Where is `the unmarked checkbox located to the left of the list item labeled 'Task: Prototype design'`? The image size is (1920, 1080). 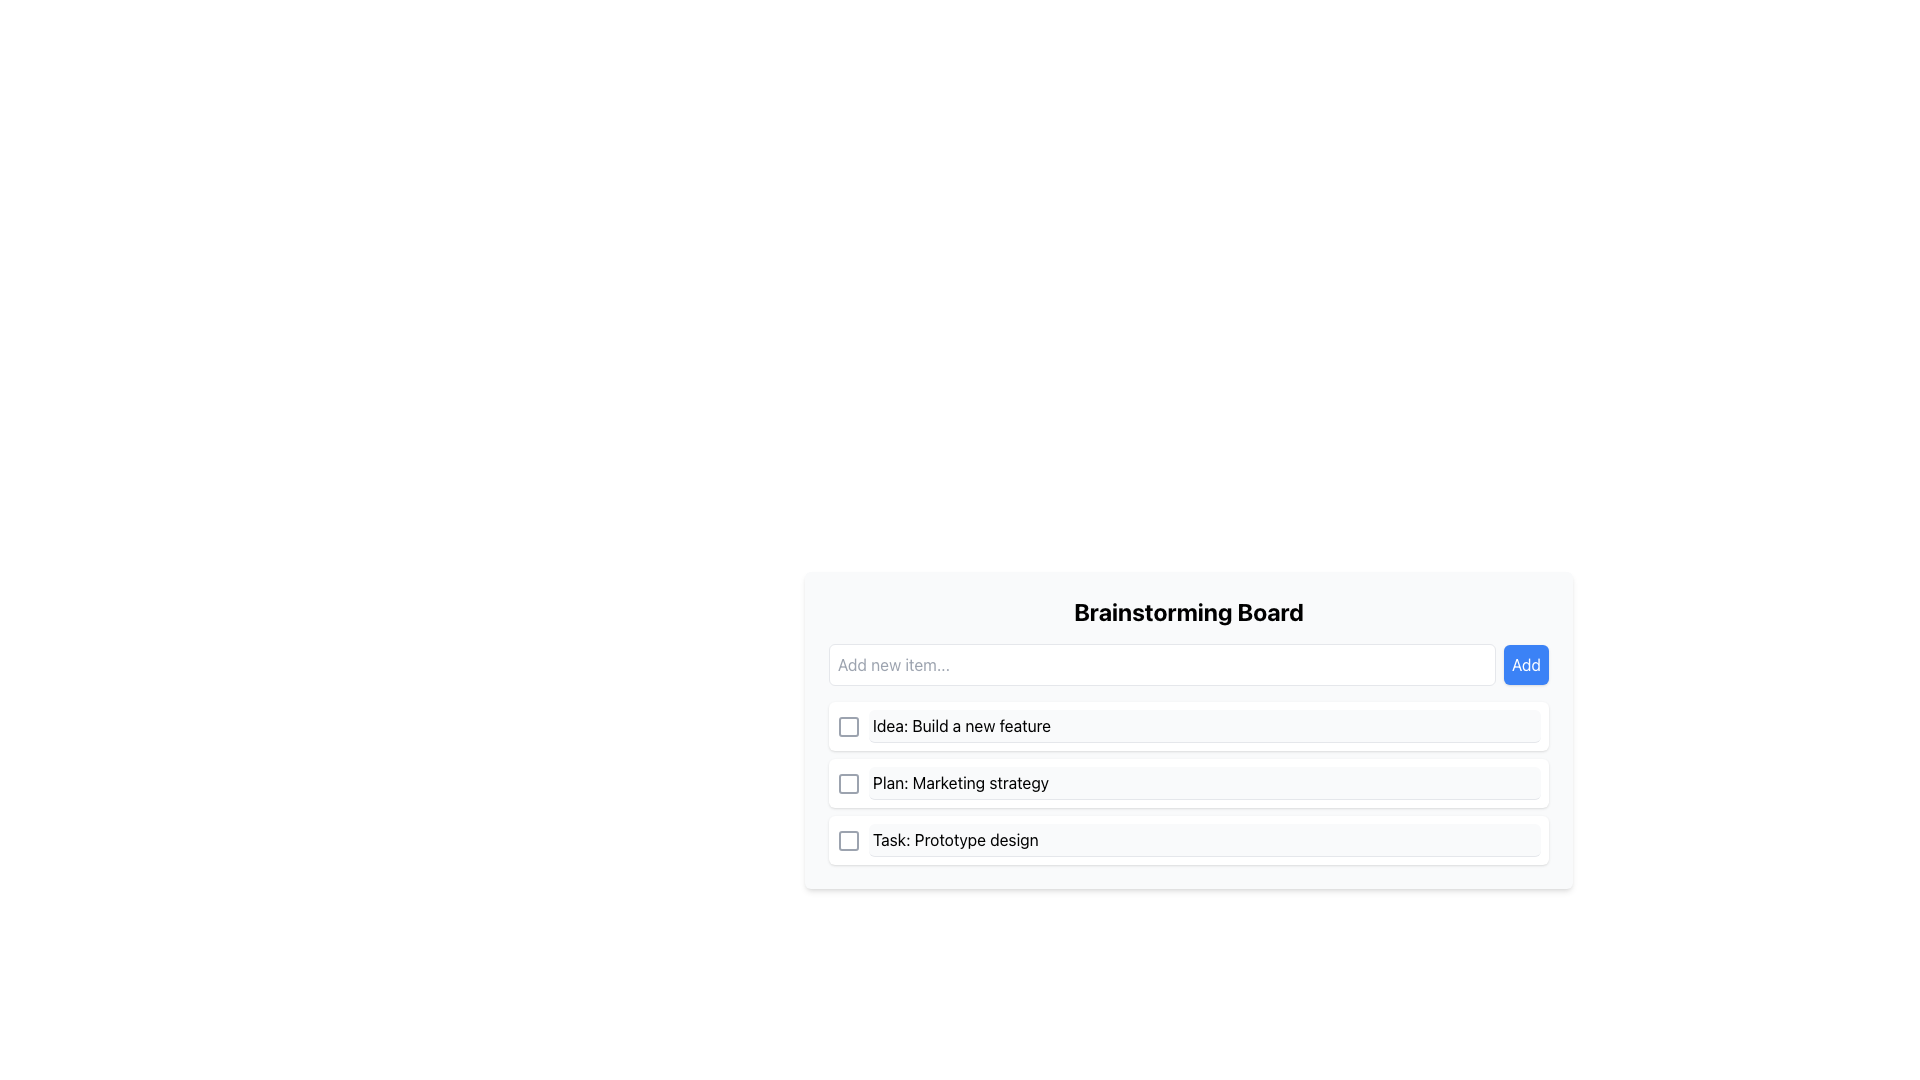
the unmarked checkbox located to the left of the list item labeled 'Task: Prototype design' is located at coordinates (849, 840).